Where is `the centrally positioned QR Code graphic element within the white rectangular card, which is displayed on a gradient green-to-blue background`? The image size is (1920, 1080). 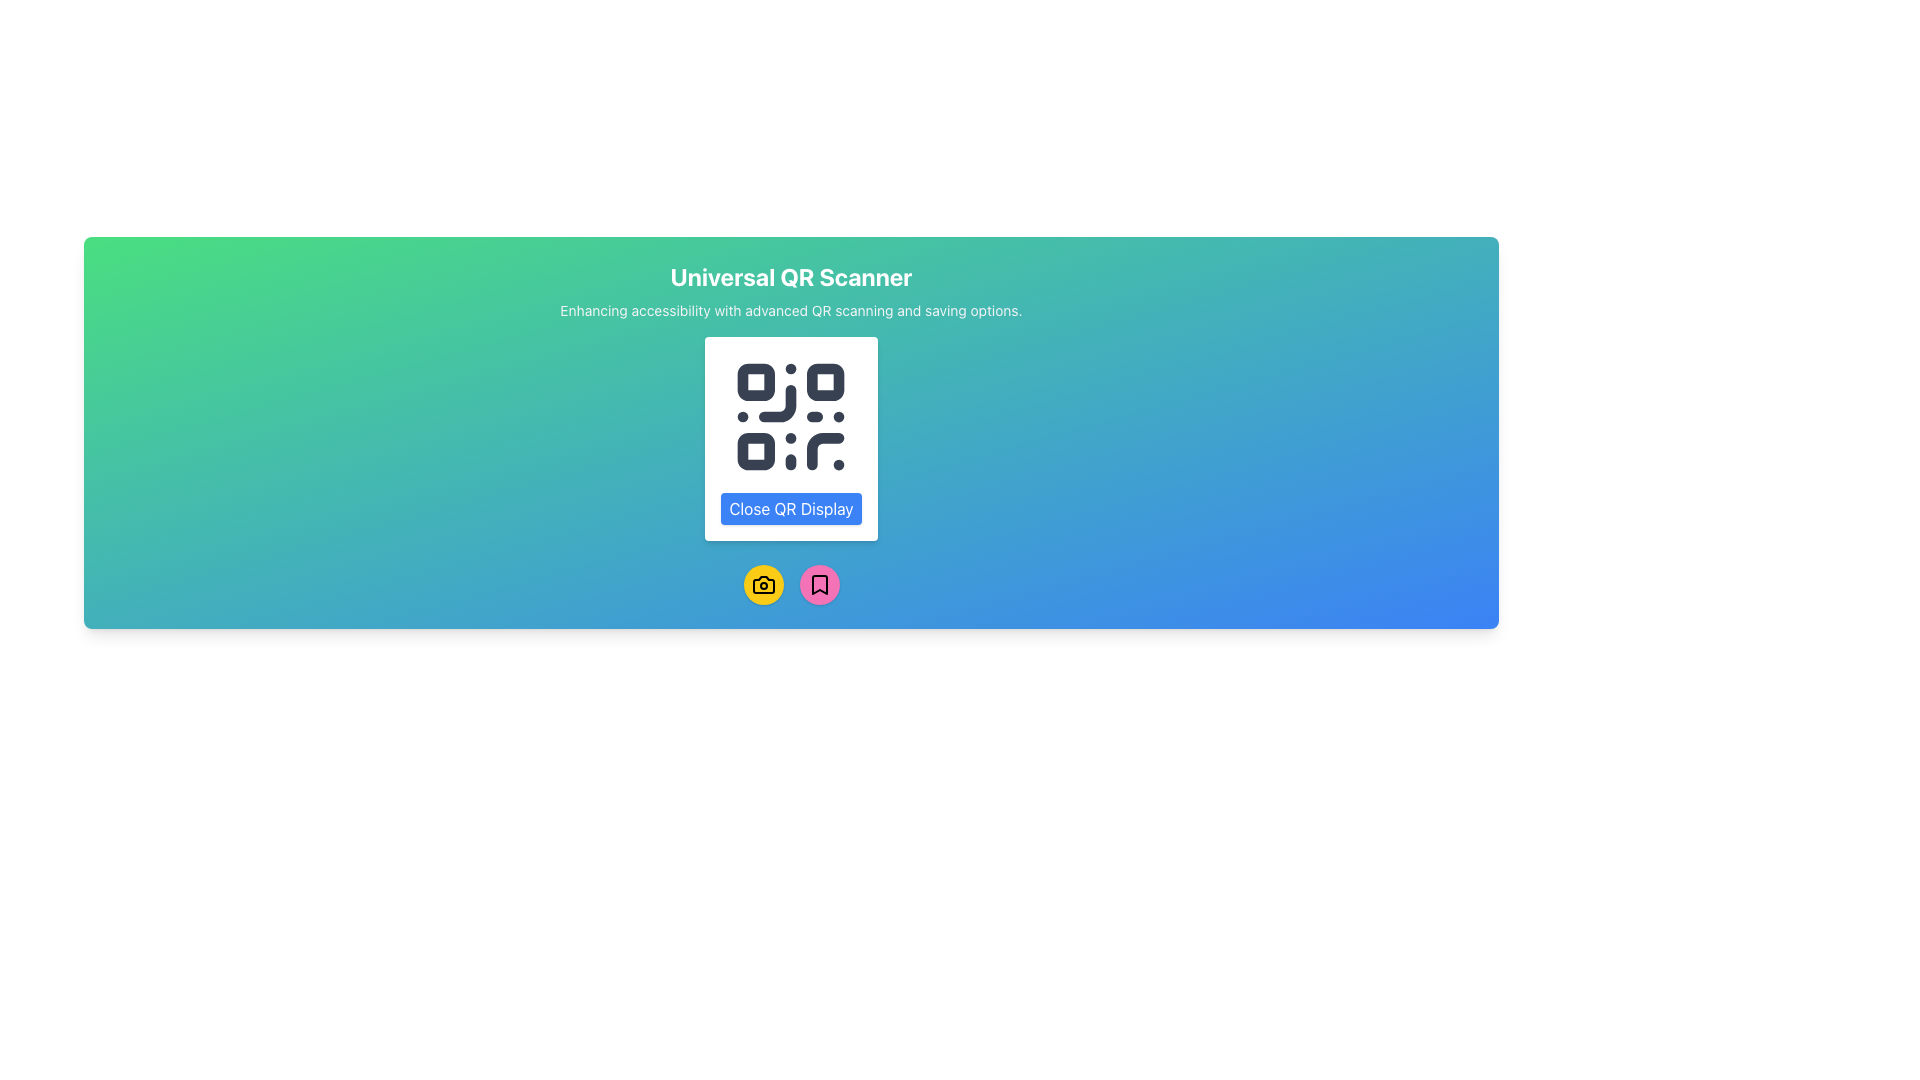 the centrally positioned QR Code graphic element within the white rectangular card, which is displayed on a gradient green-to-blue background is located at coordinates (790, 415).